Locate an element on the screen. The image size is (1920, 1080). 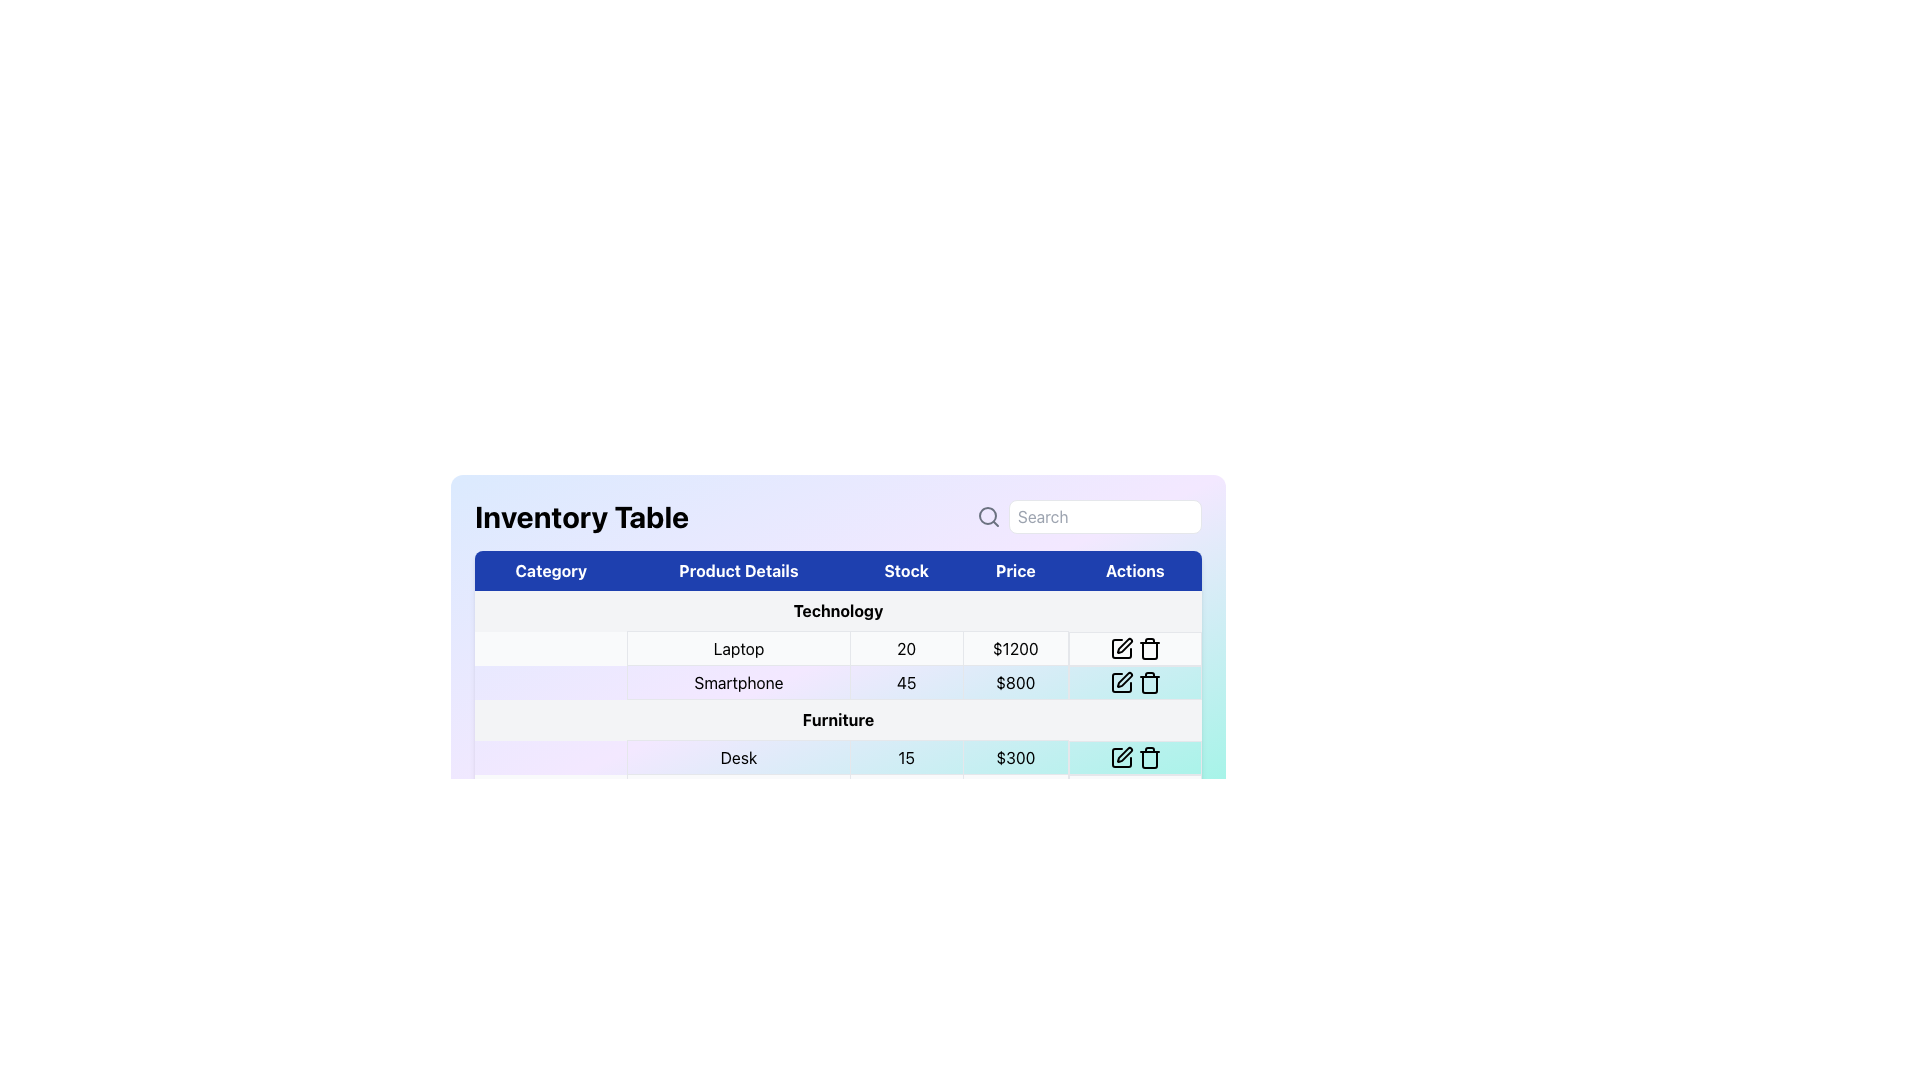
the middle segment of the trash icon, which is part of the trash icon used to delete the 'Desk' item from the inventory table is located at coordinates (1149, 759).